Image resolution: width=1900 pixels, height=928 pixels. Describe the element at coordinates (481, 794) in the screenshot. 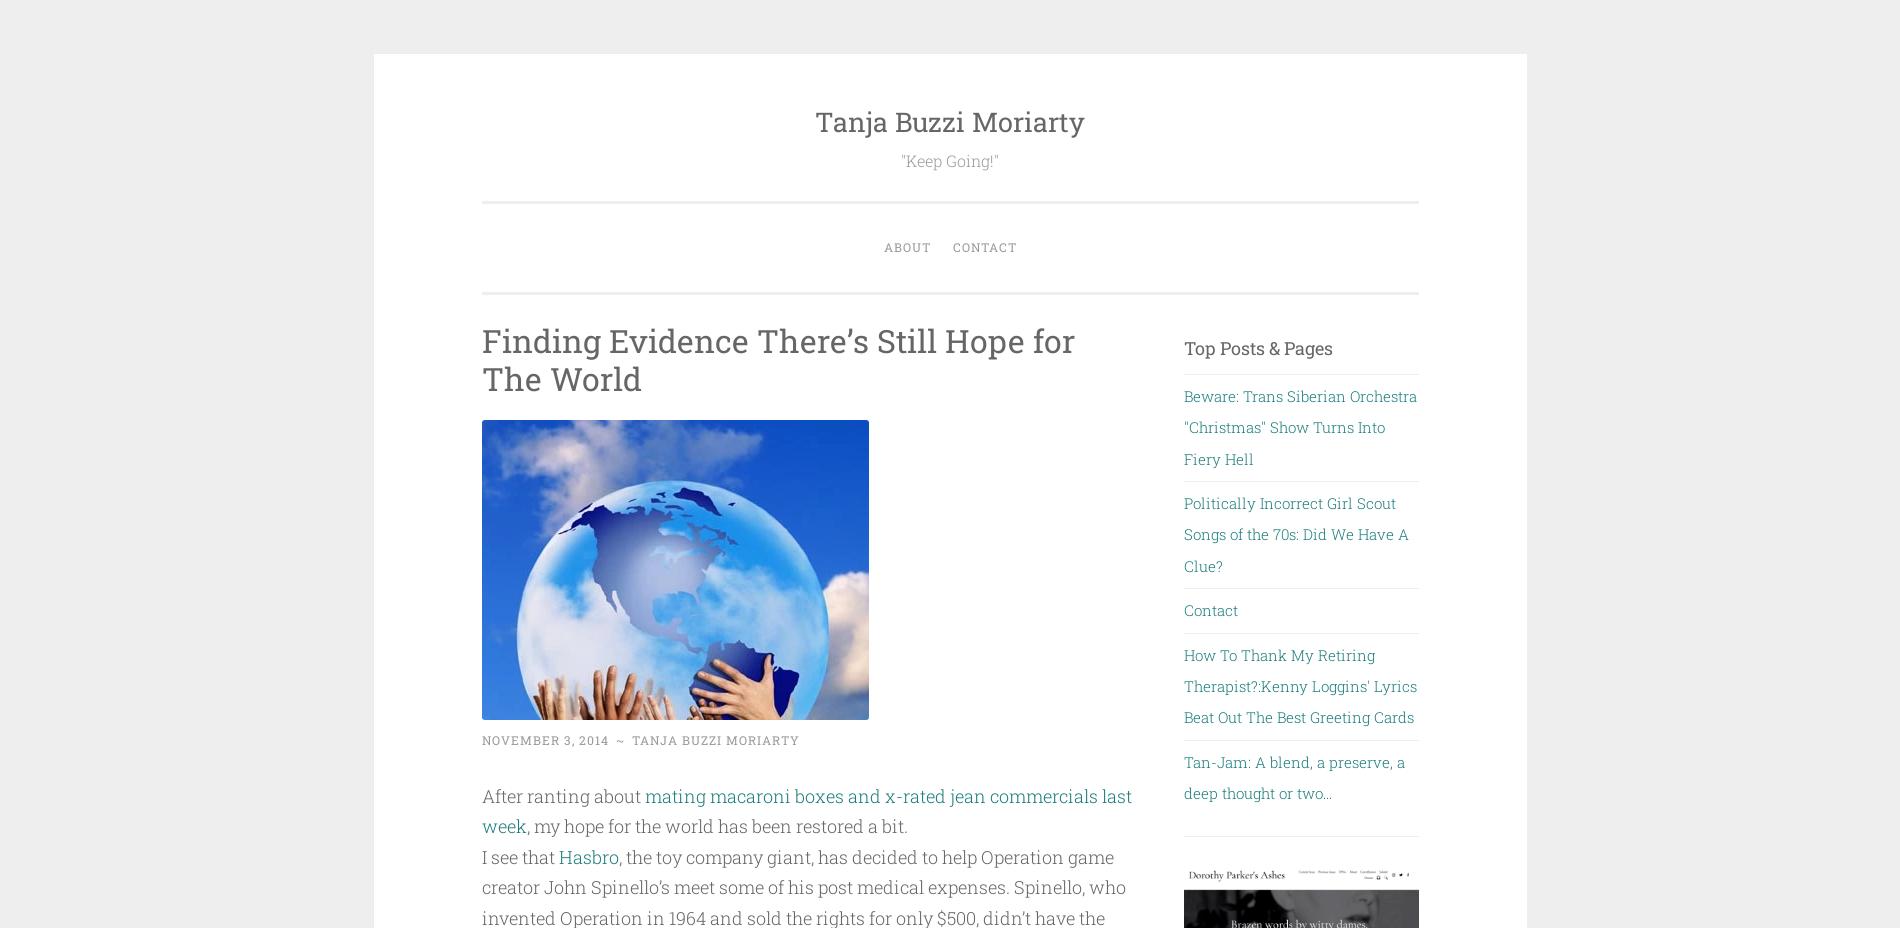

I see `'After ranting about'` at that location.